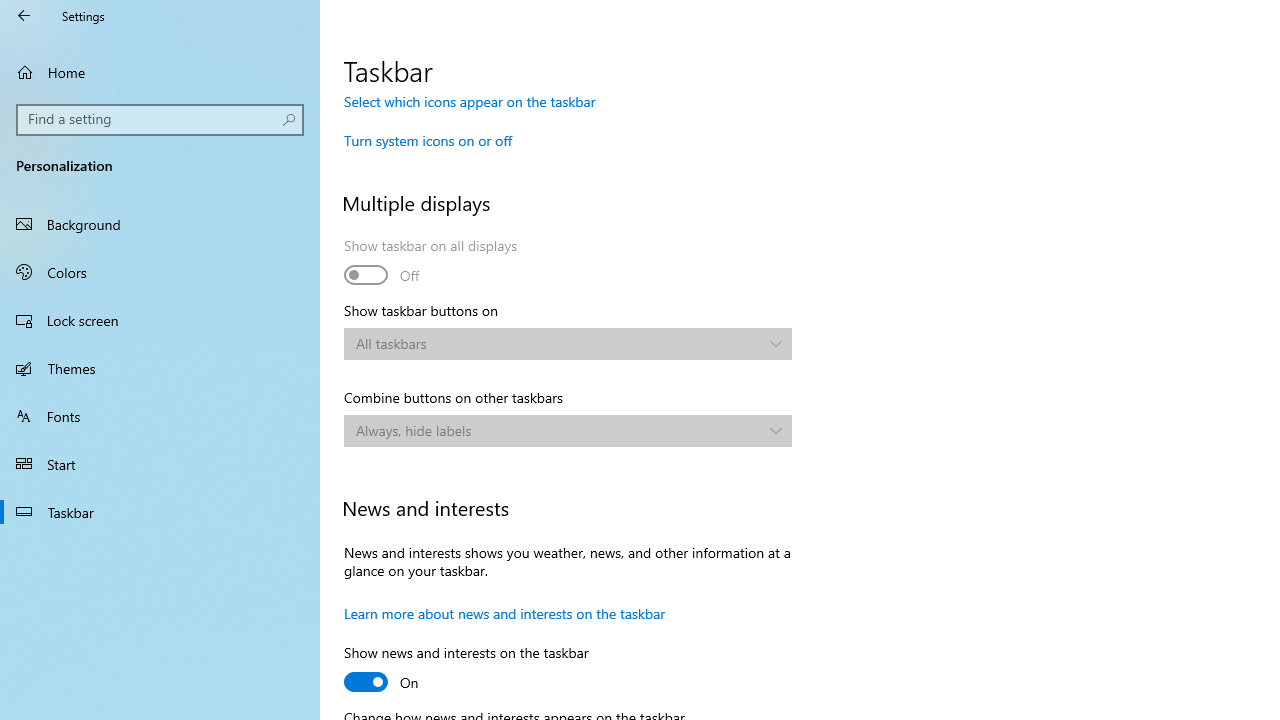 Image resolution: width=1280 pixels, height=720 pixels. Describe the element at coordinates (469, 101) in the screenshot. I see `'Select which icons appear on the taskbar'` at that location.